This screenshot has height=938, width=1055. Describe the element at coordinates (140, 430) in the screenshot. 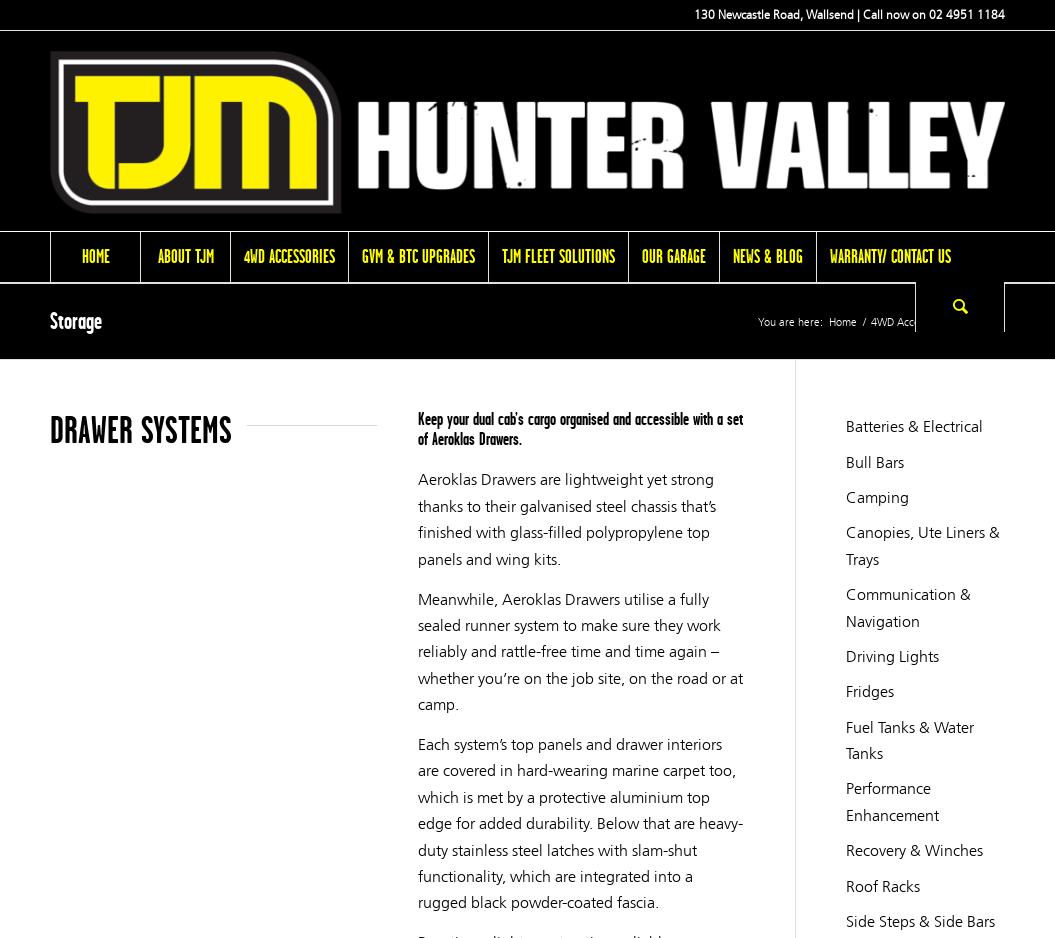

I see `'DRAWER SYSTEMS'` at that location.